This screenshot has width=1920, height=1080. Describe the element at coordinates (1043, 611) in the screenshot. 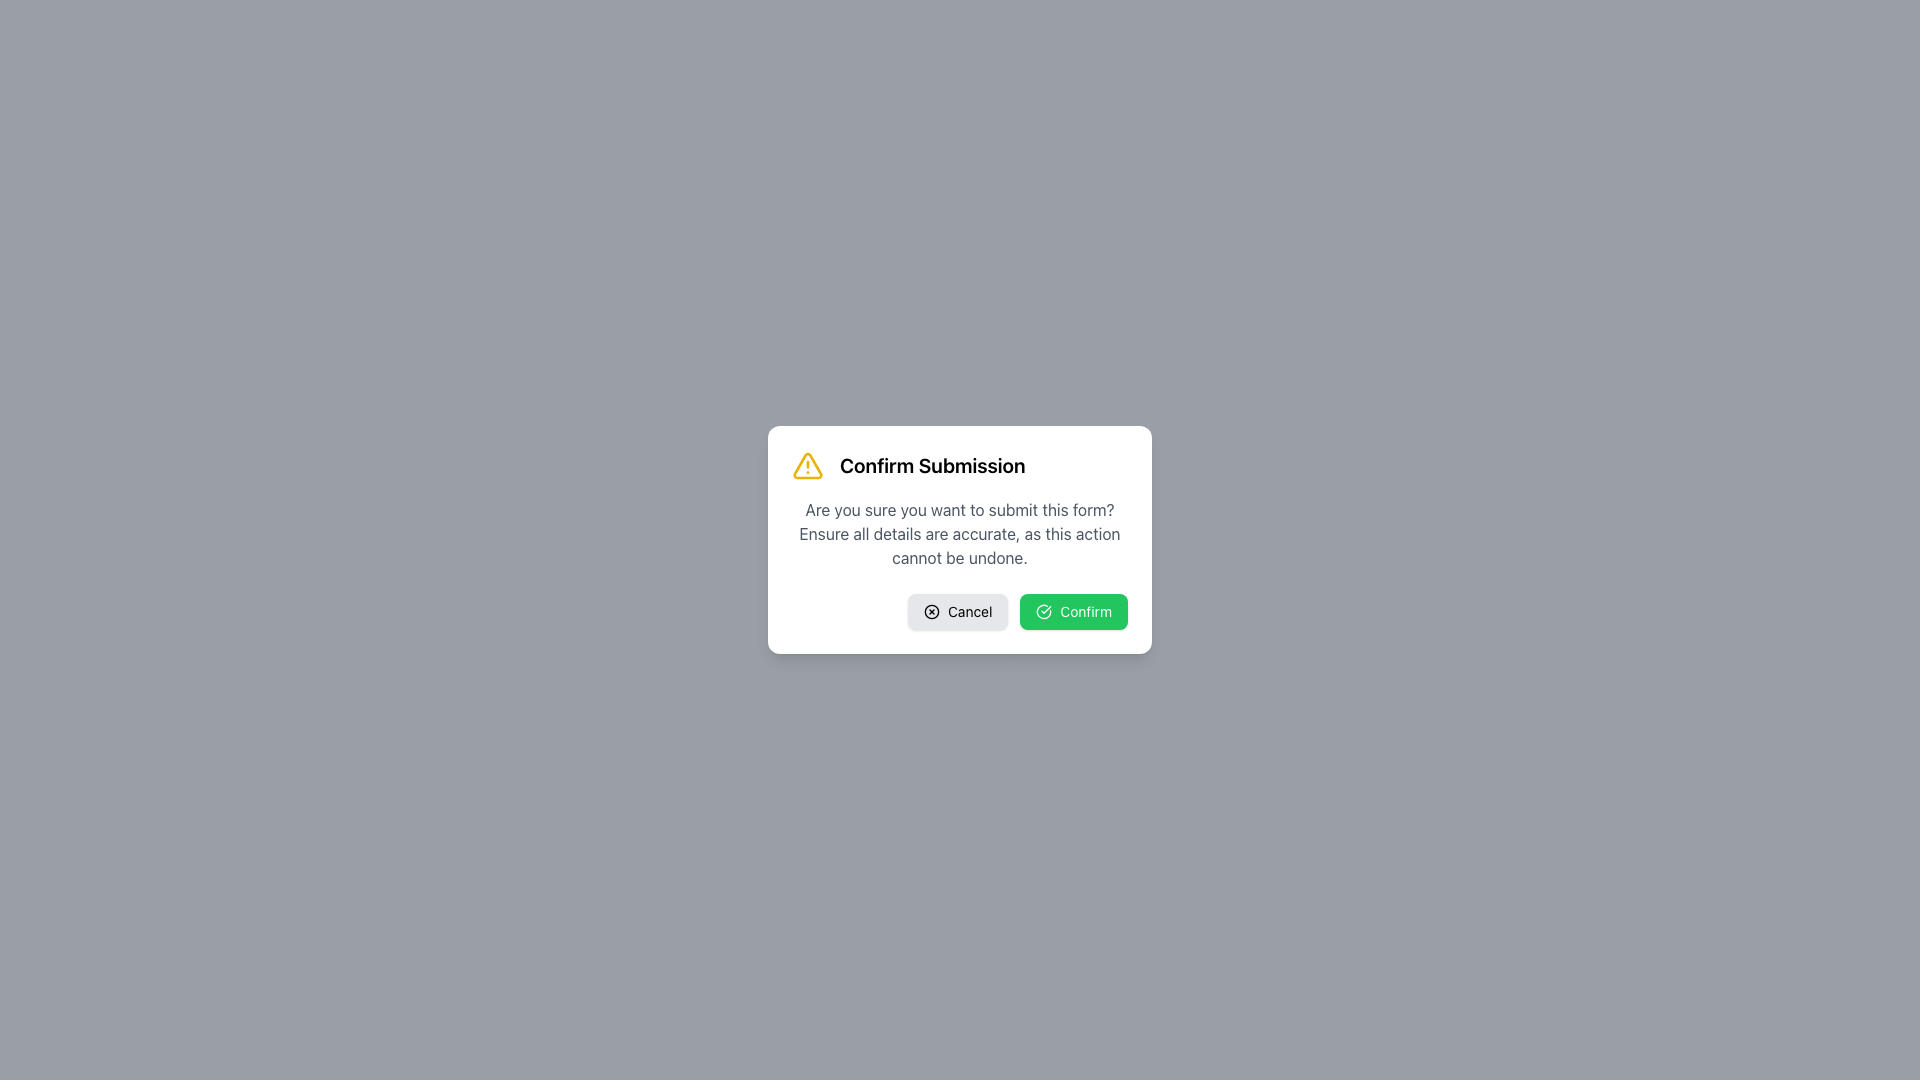

I see `the green circular checkmark icon located on the left side of the 'Confirm' button in the confirmation dialog box` at that location.